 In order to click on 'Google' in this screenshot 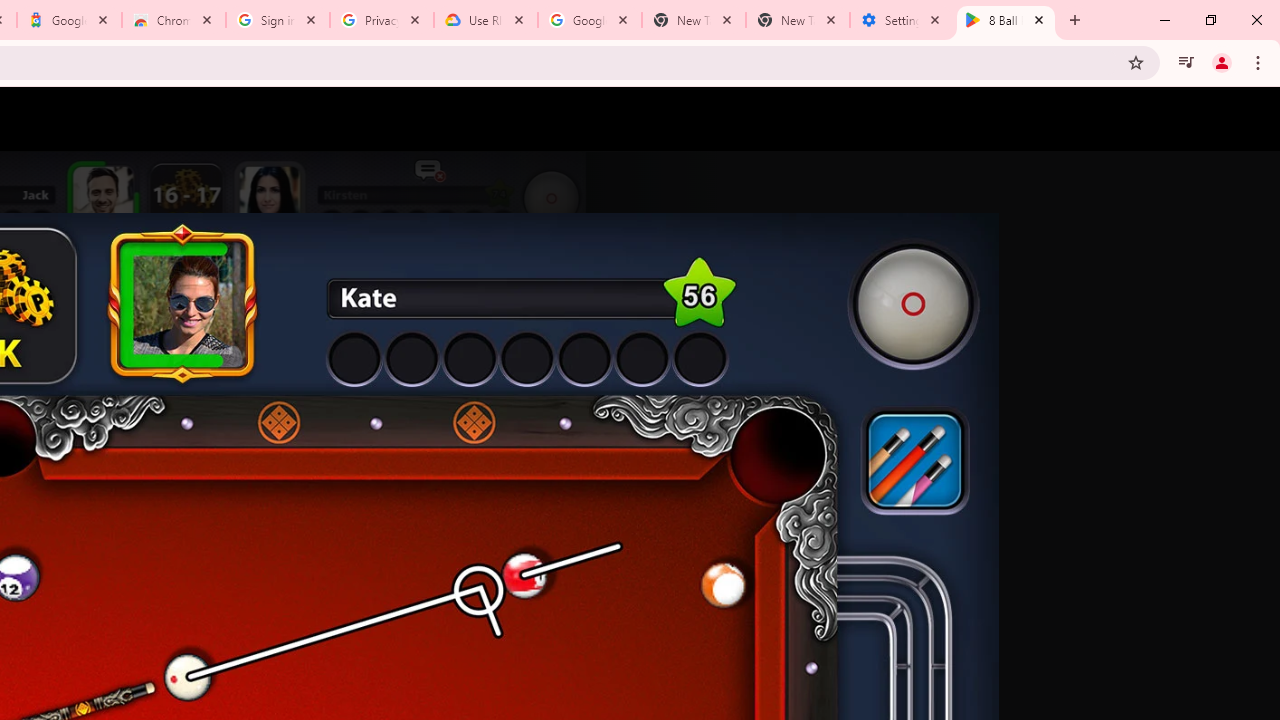, I will do `click(69, 20)`.